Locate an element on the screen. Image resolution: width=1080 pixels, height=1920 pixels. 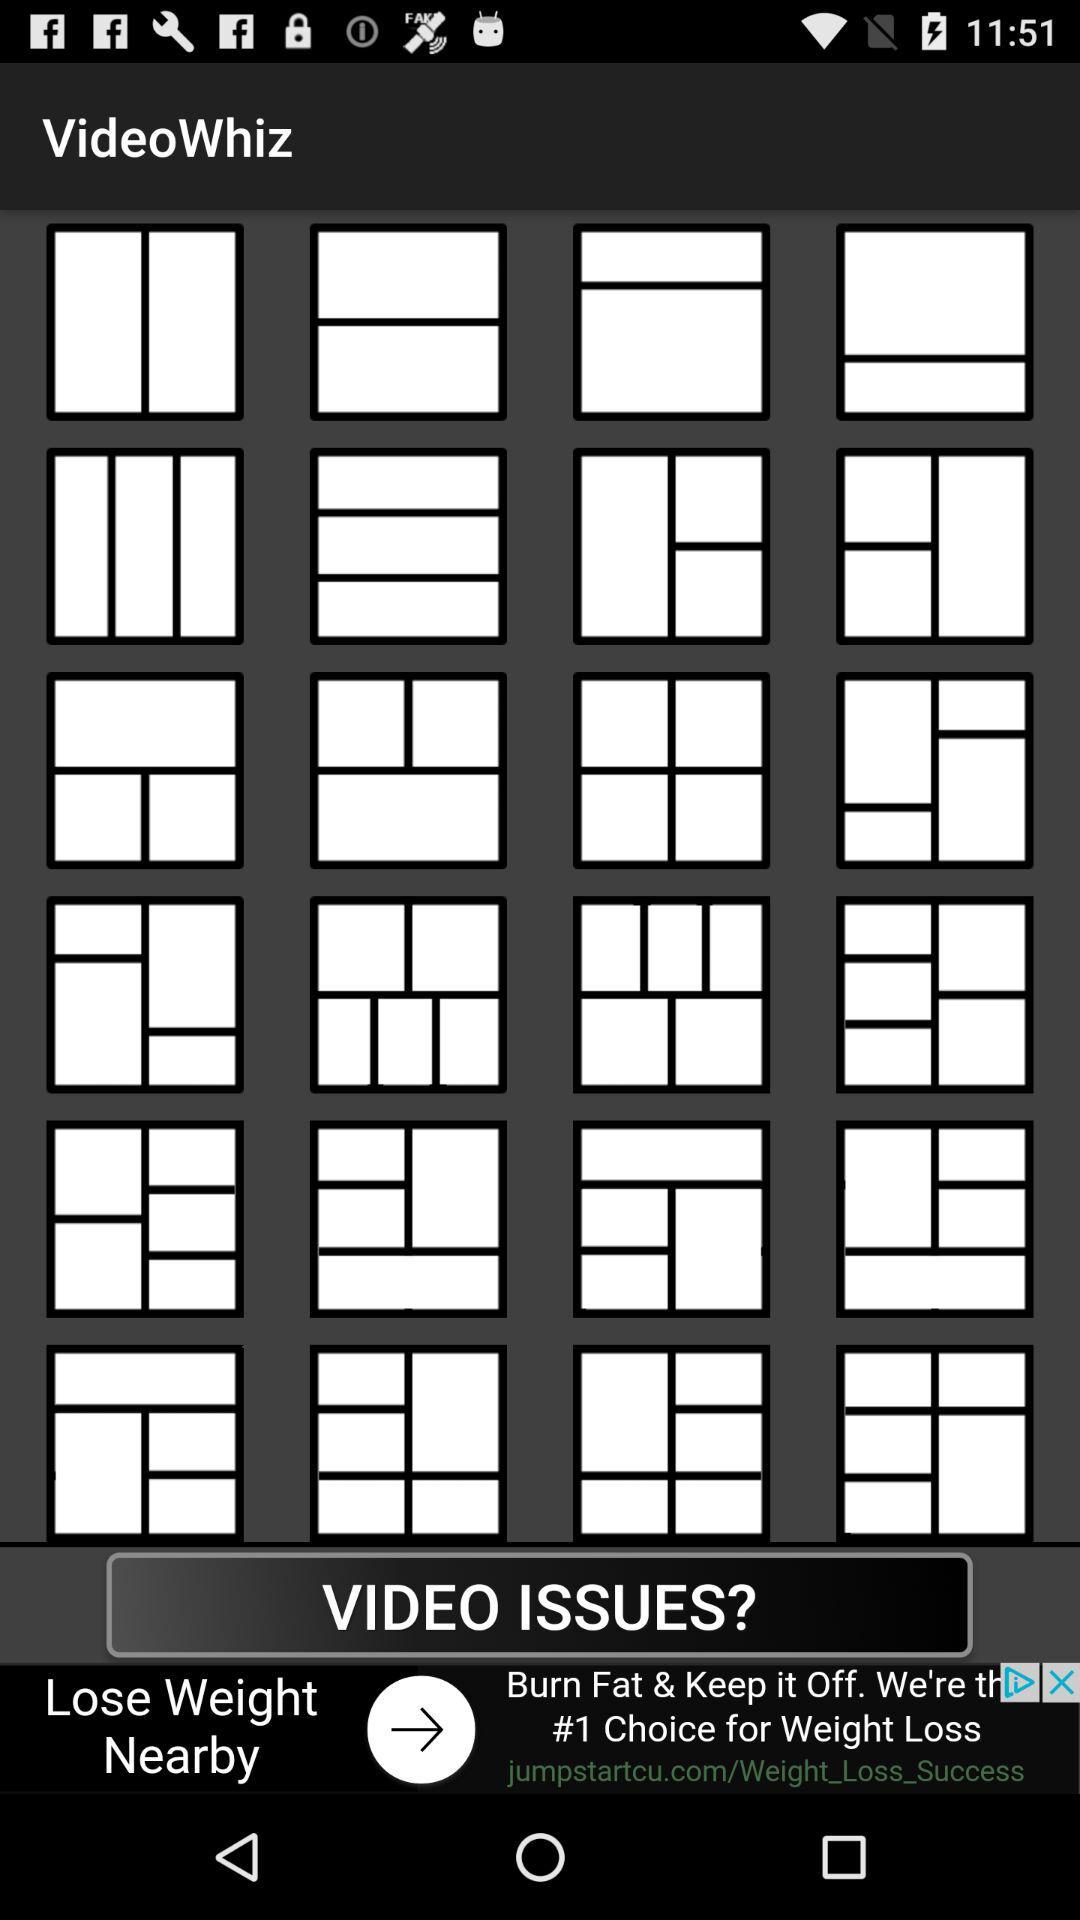
grid model is located at coordinates (934, 322).